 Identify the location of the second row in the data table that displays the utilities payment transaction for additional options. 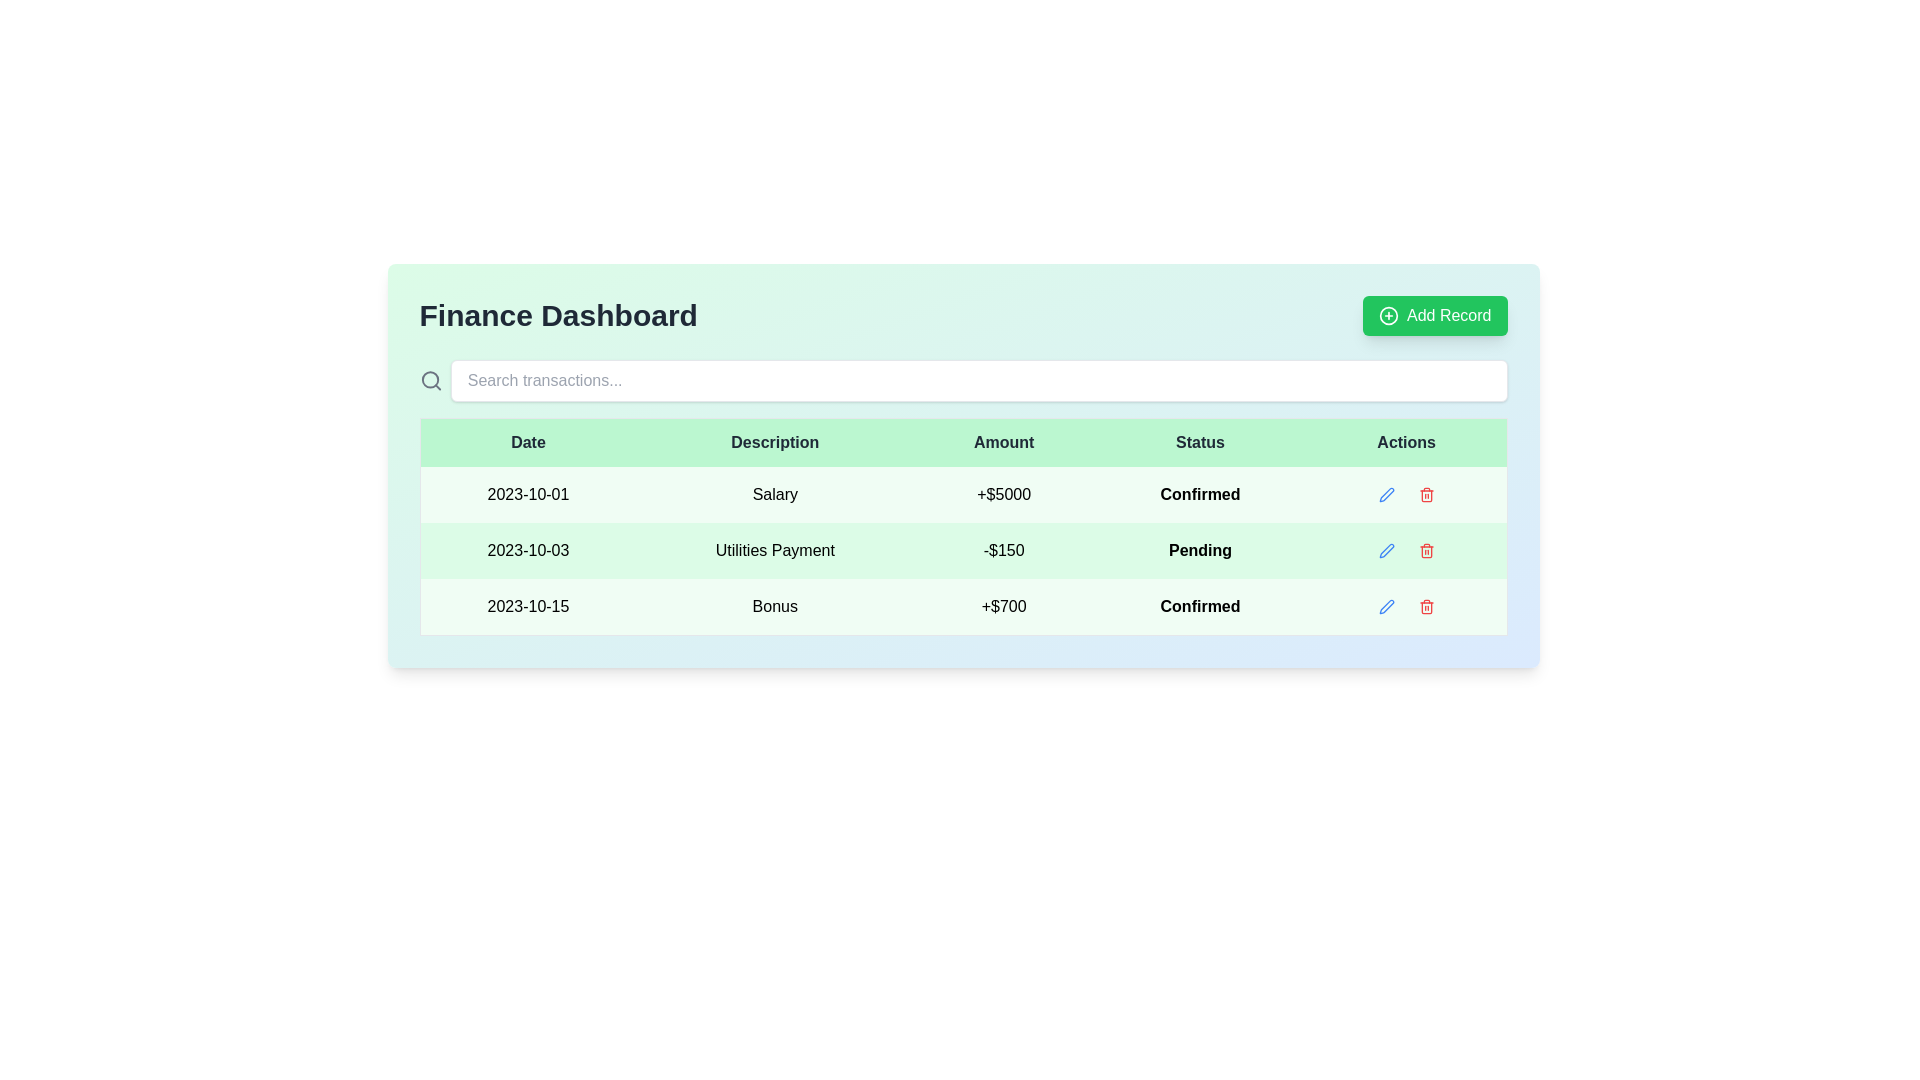
(963, 551).